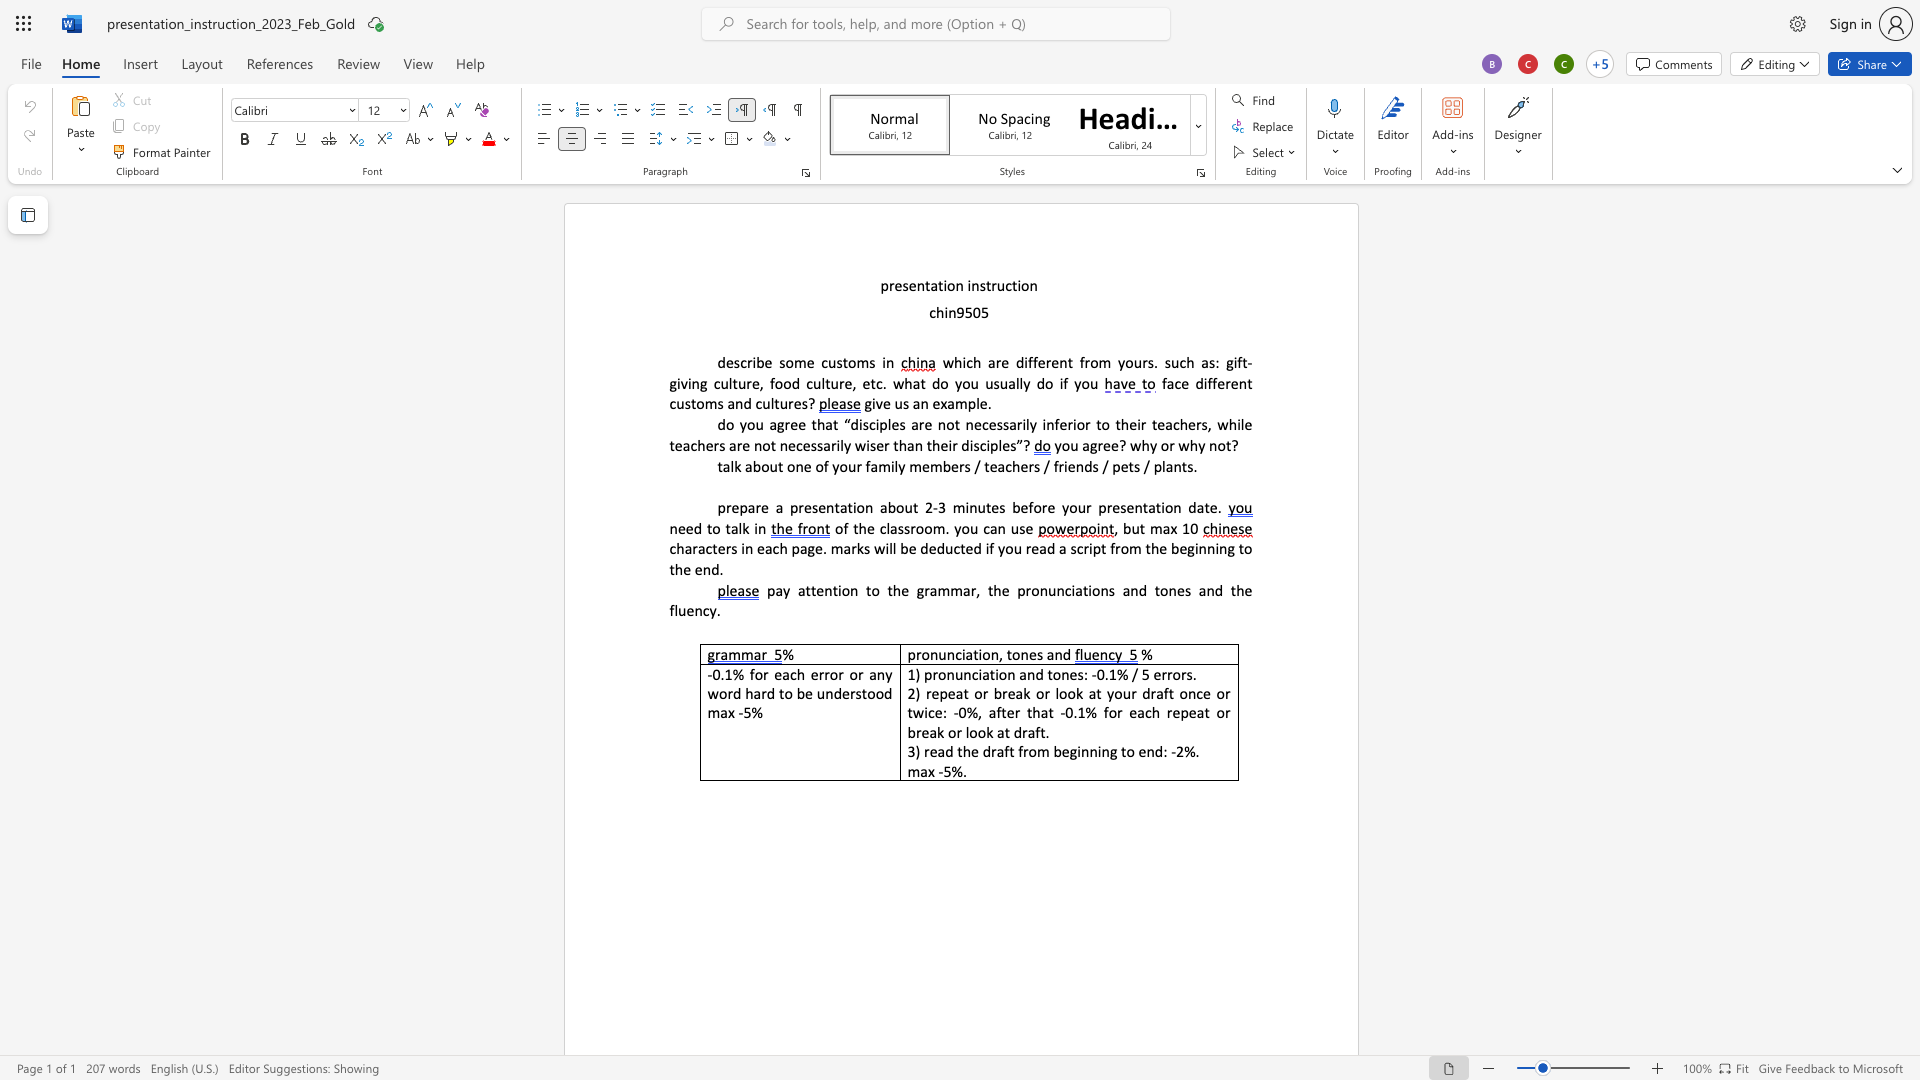 The height and width of the screenshot is (1080, 1920). Describe the element at coordinates (842, 362) in the screenshot. I see `the space between the continuous character "s" and "t" in the text` at that location.